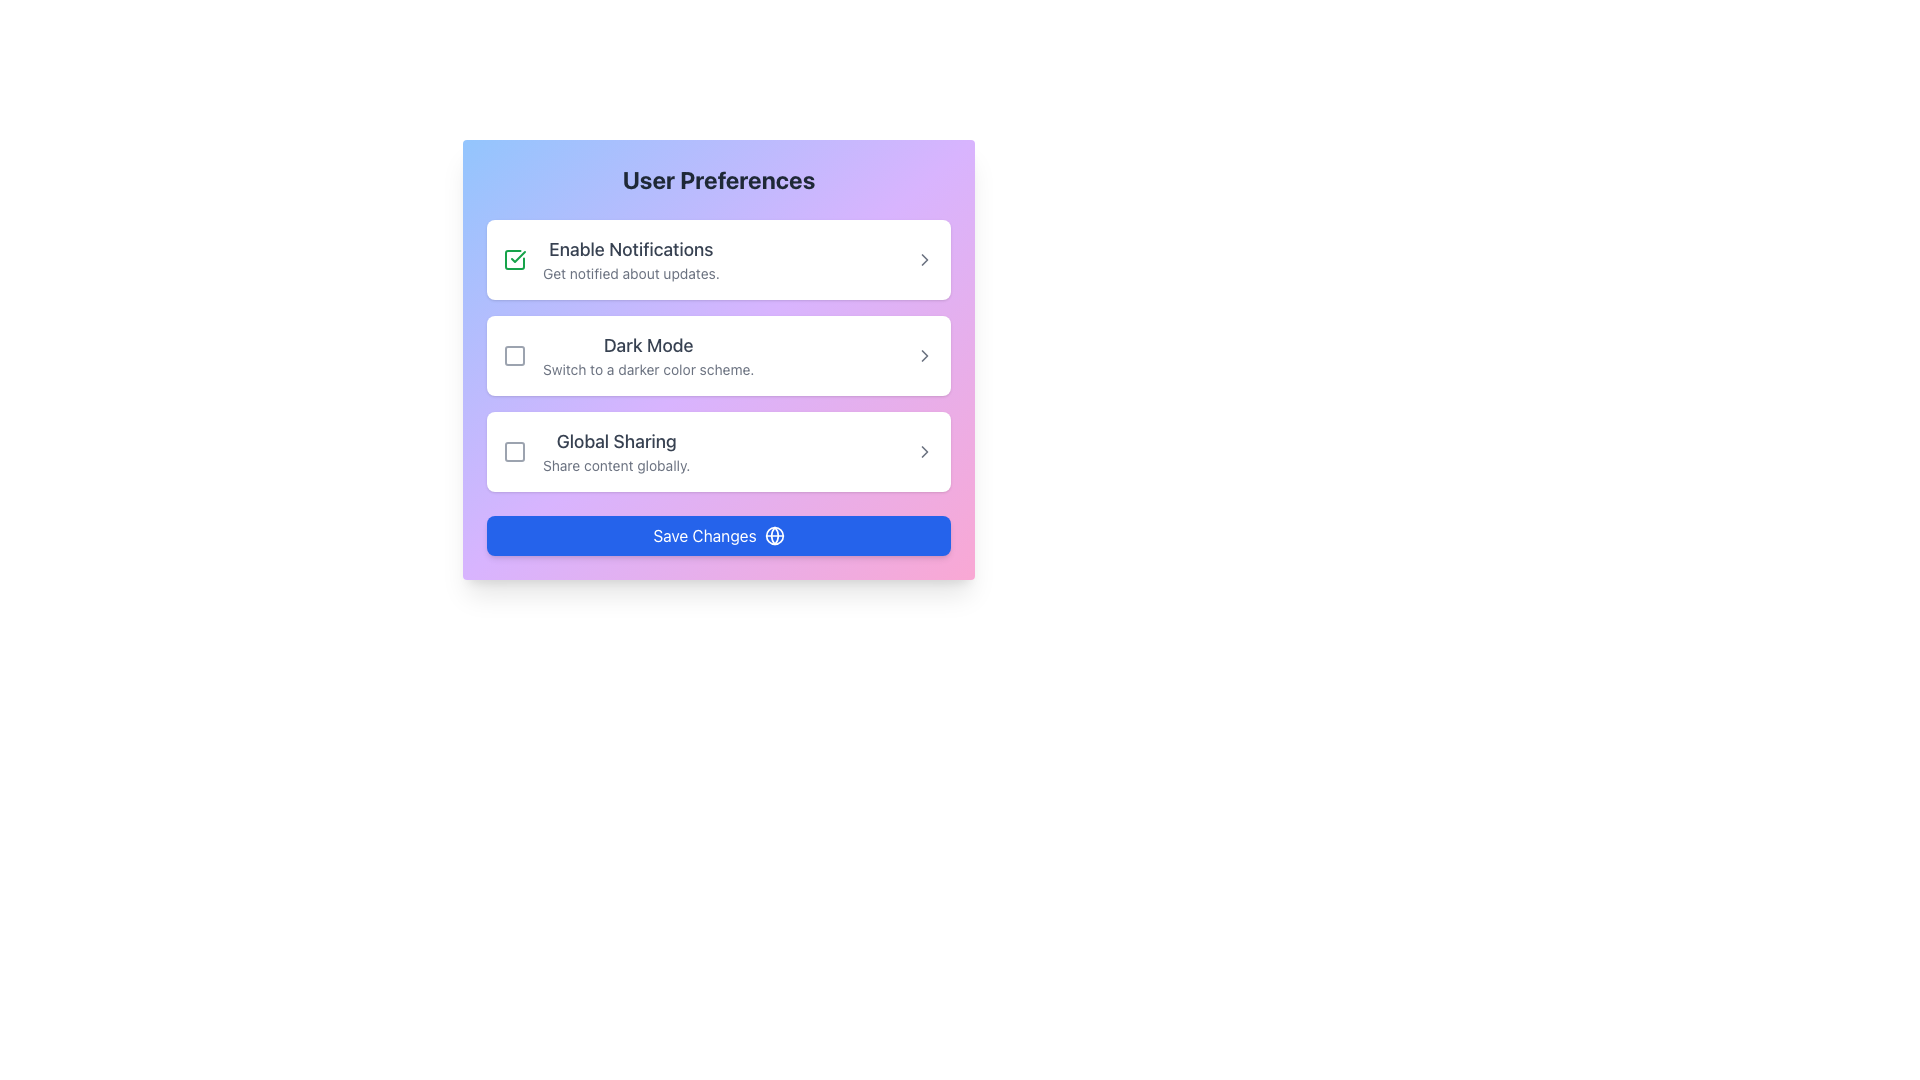 This screenshot has width=1920, height=1080. I want to click on the 'Global Sharing' option in the User Preferences list, so click(595, 451).